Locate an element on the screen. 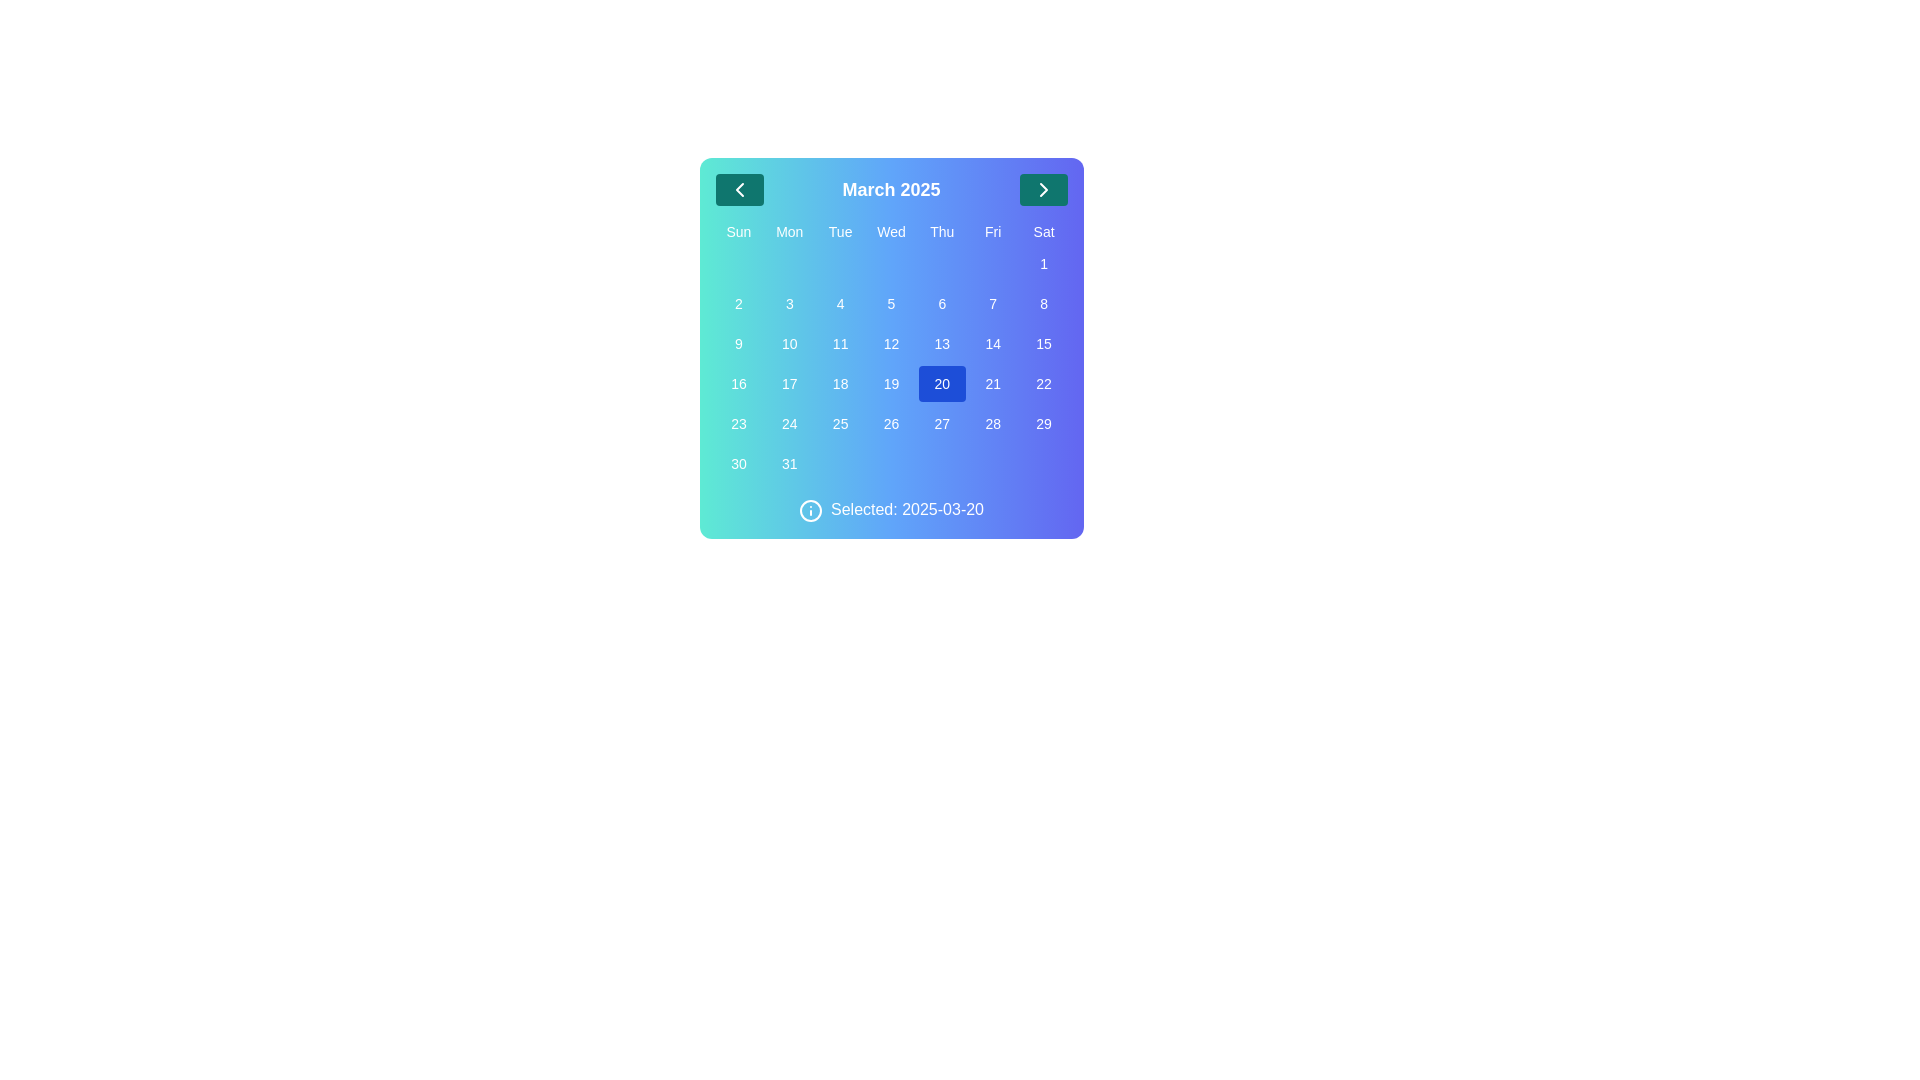  the circular button displaying the number '9' in the calendar grid, which is located in the fourth row and first column under the 'Sun' column header is located at coordinates (738, 342).